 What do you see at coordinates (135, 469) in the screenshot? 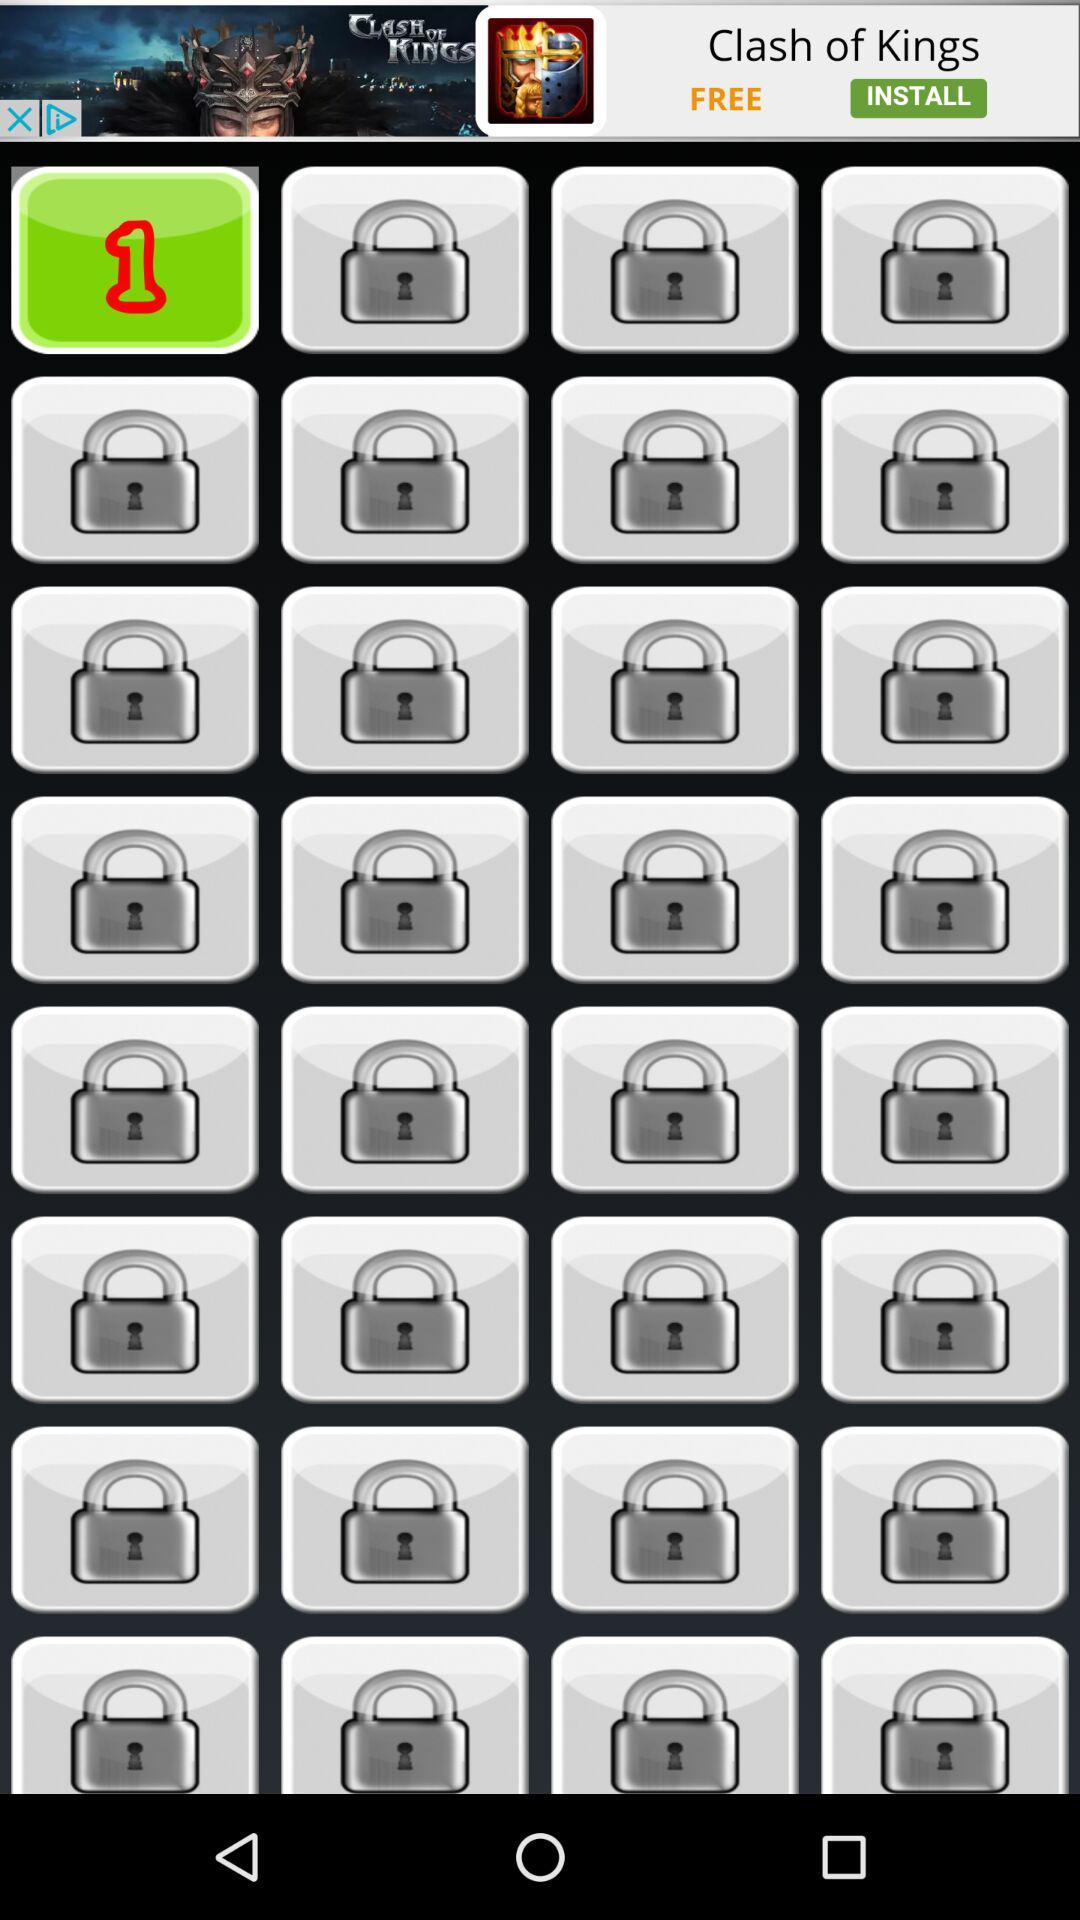
I see `unlock level` at bounding box center [135, 469].